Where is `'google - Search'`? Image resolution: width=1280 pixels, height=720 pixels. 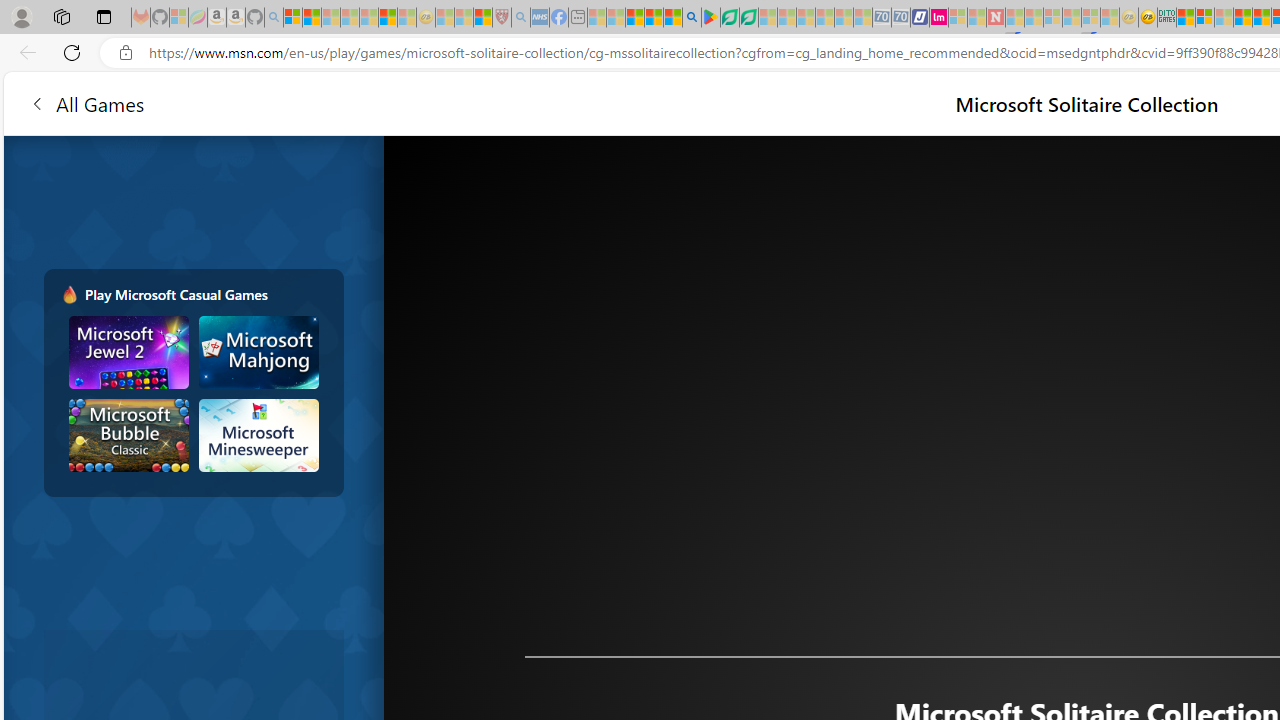 'google - Search' is located at coordinates (692, 17).